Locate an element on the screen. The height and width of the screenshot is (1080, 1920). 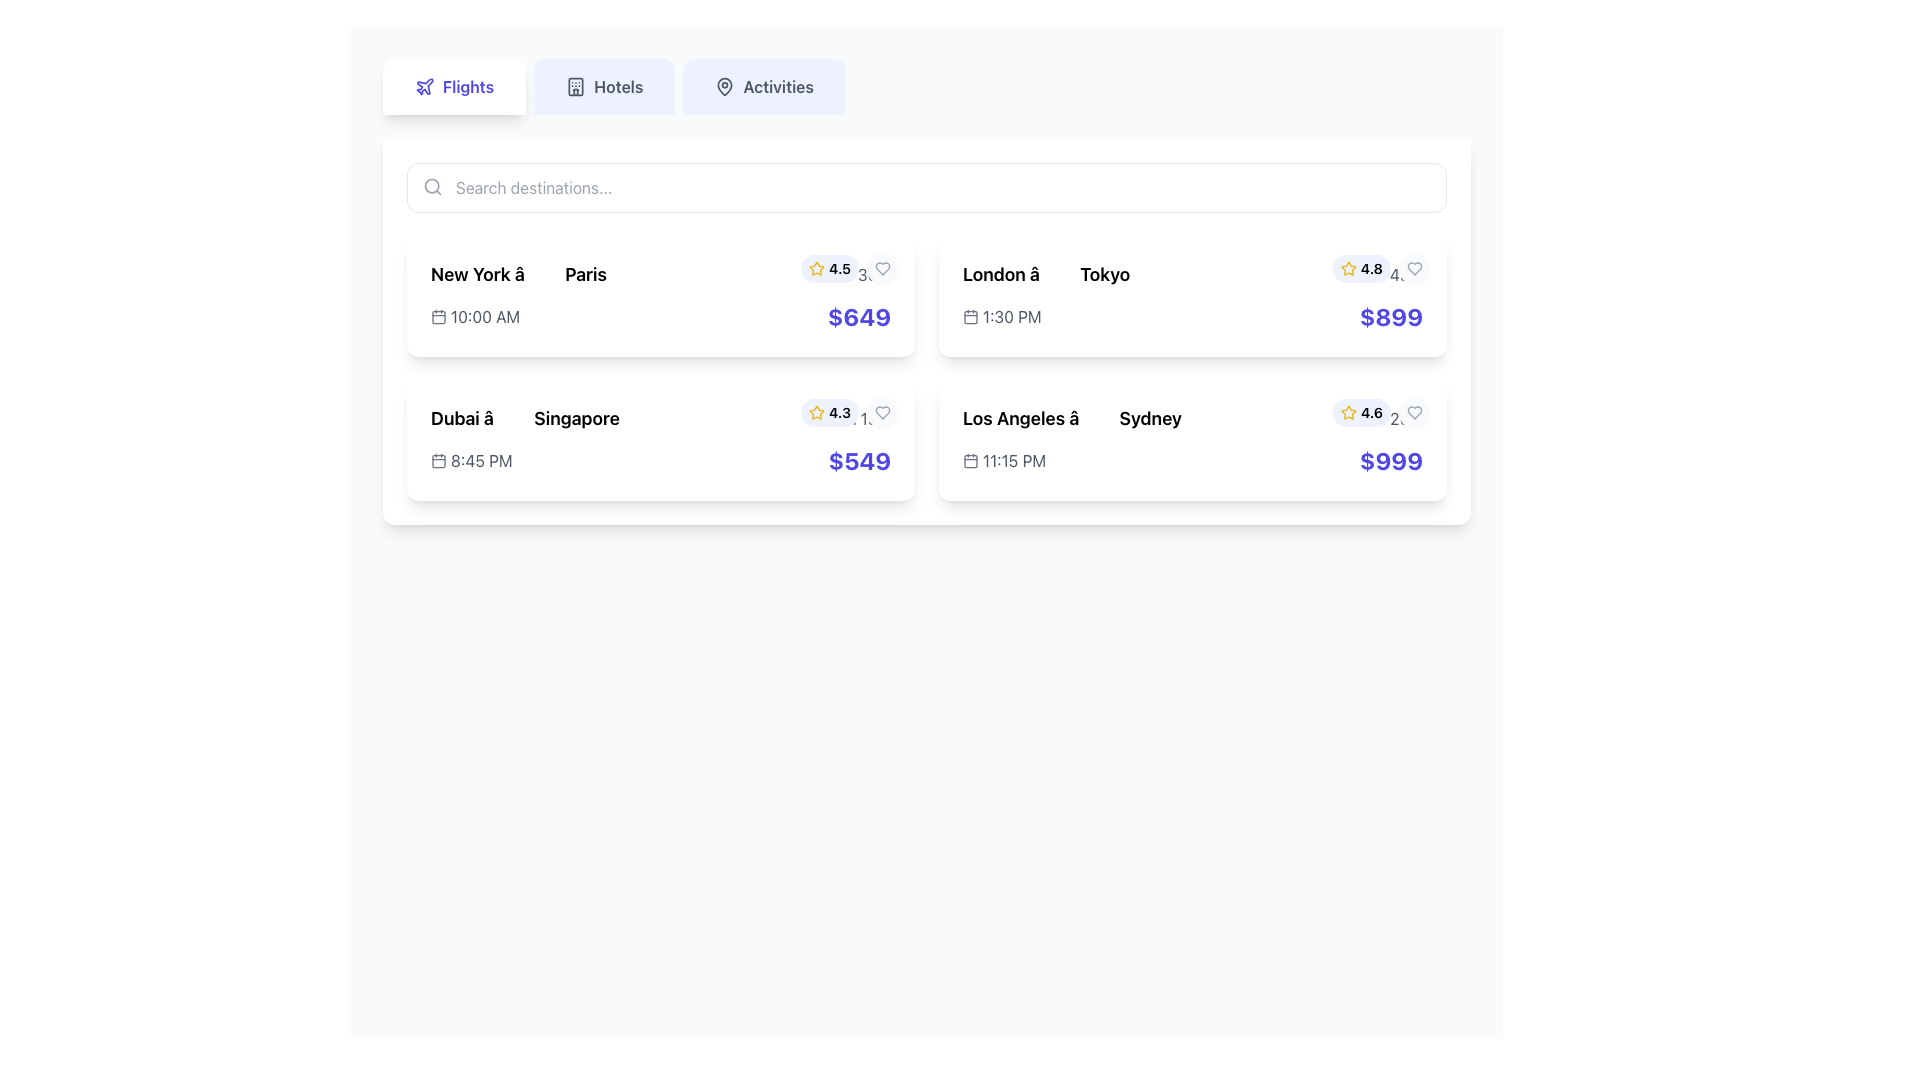
the price display located in the second card of flight options to check for the price breakdown is located at coordinates (661, 461).